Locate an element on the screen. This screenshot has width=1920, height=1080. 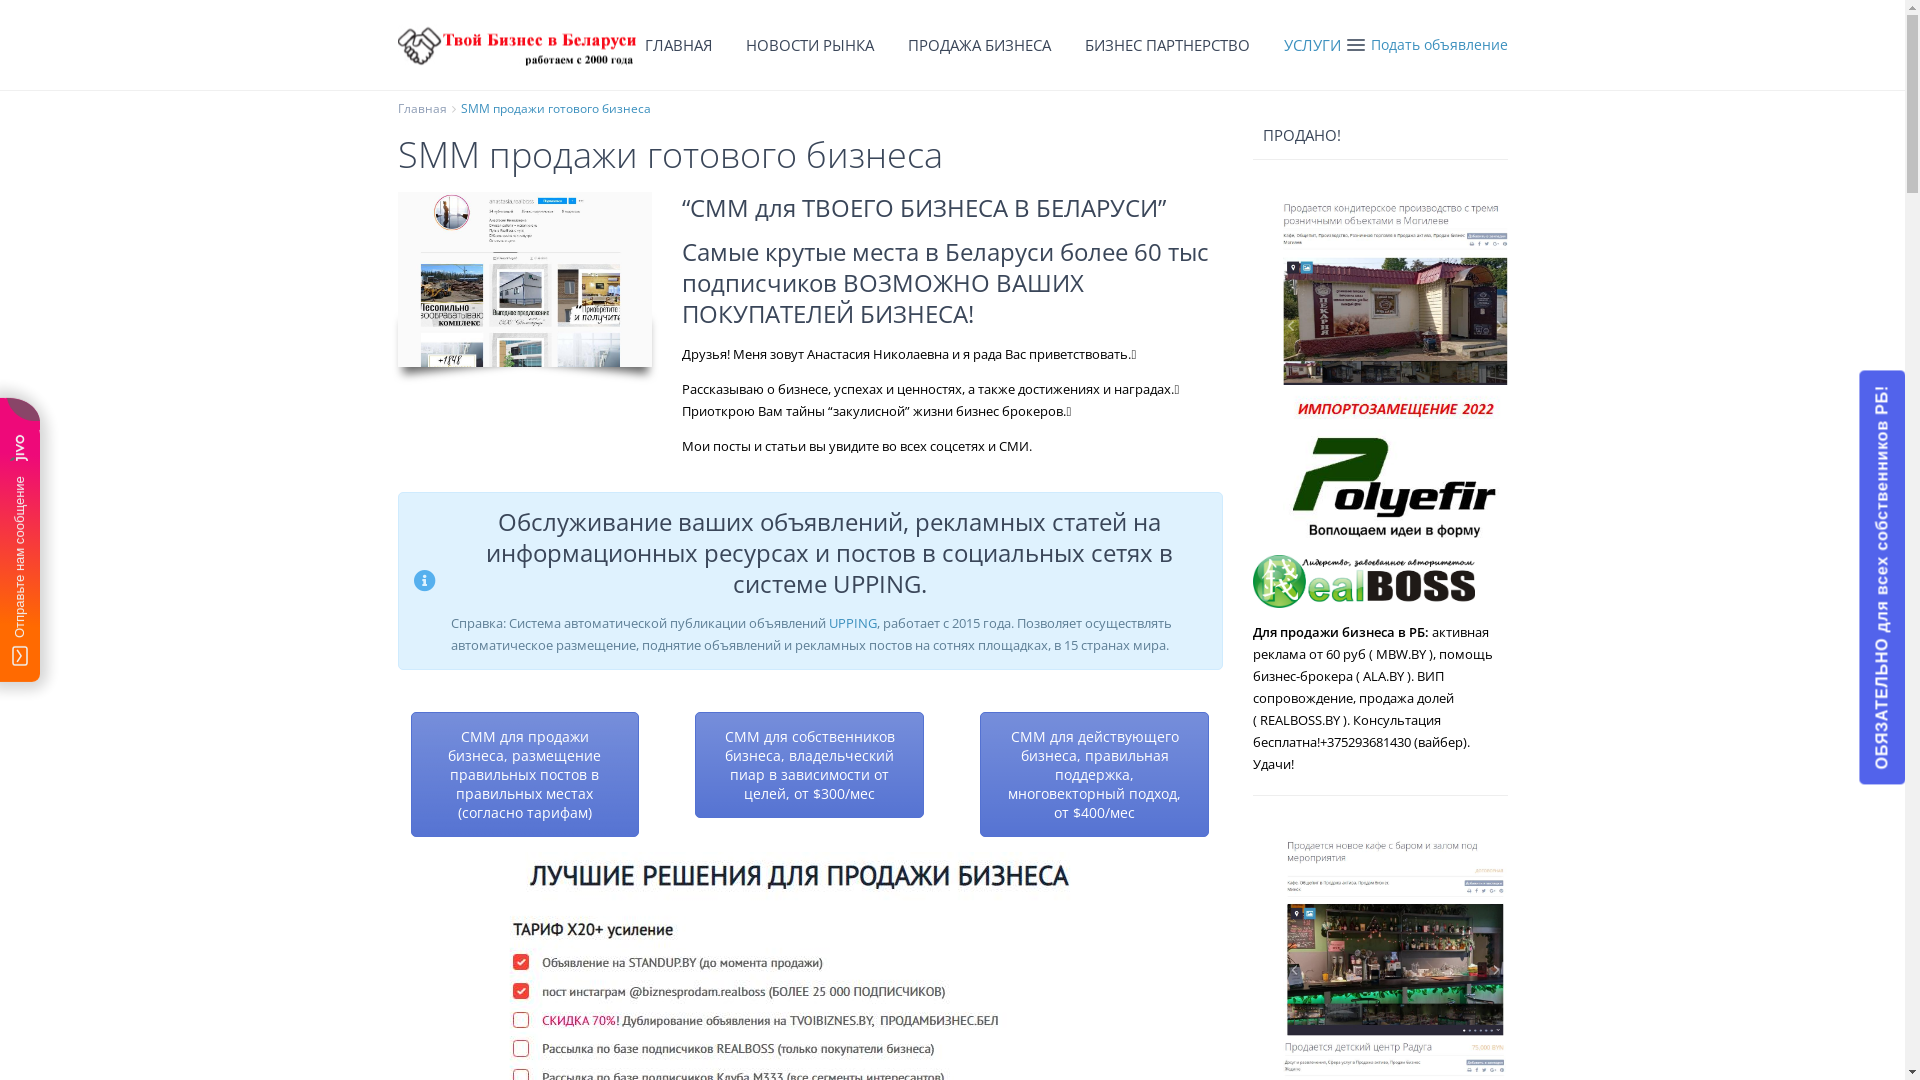
'MBW.BY' is located at coordinates (1400, 654).